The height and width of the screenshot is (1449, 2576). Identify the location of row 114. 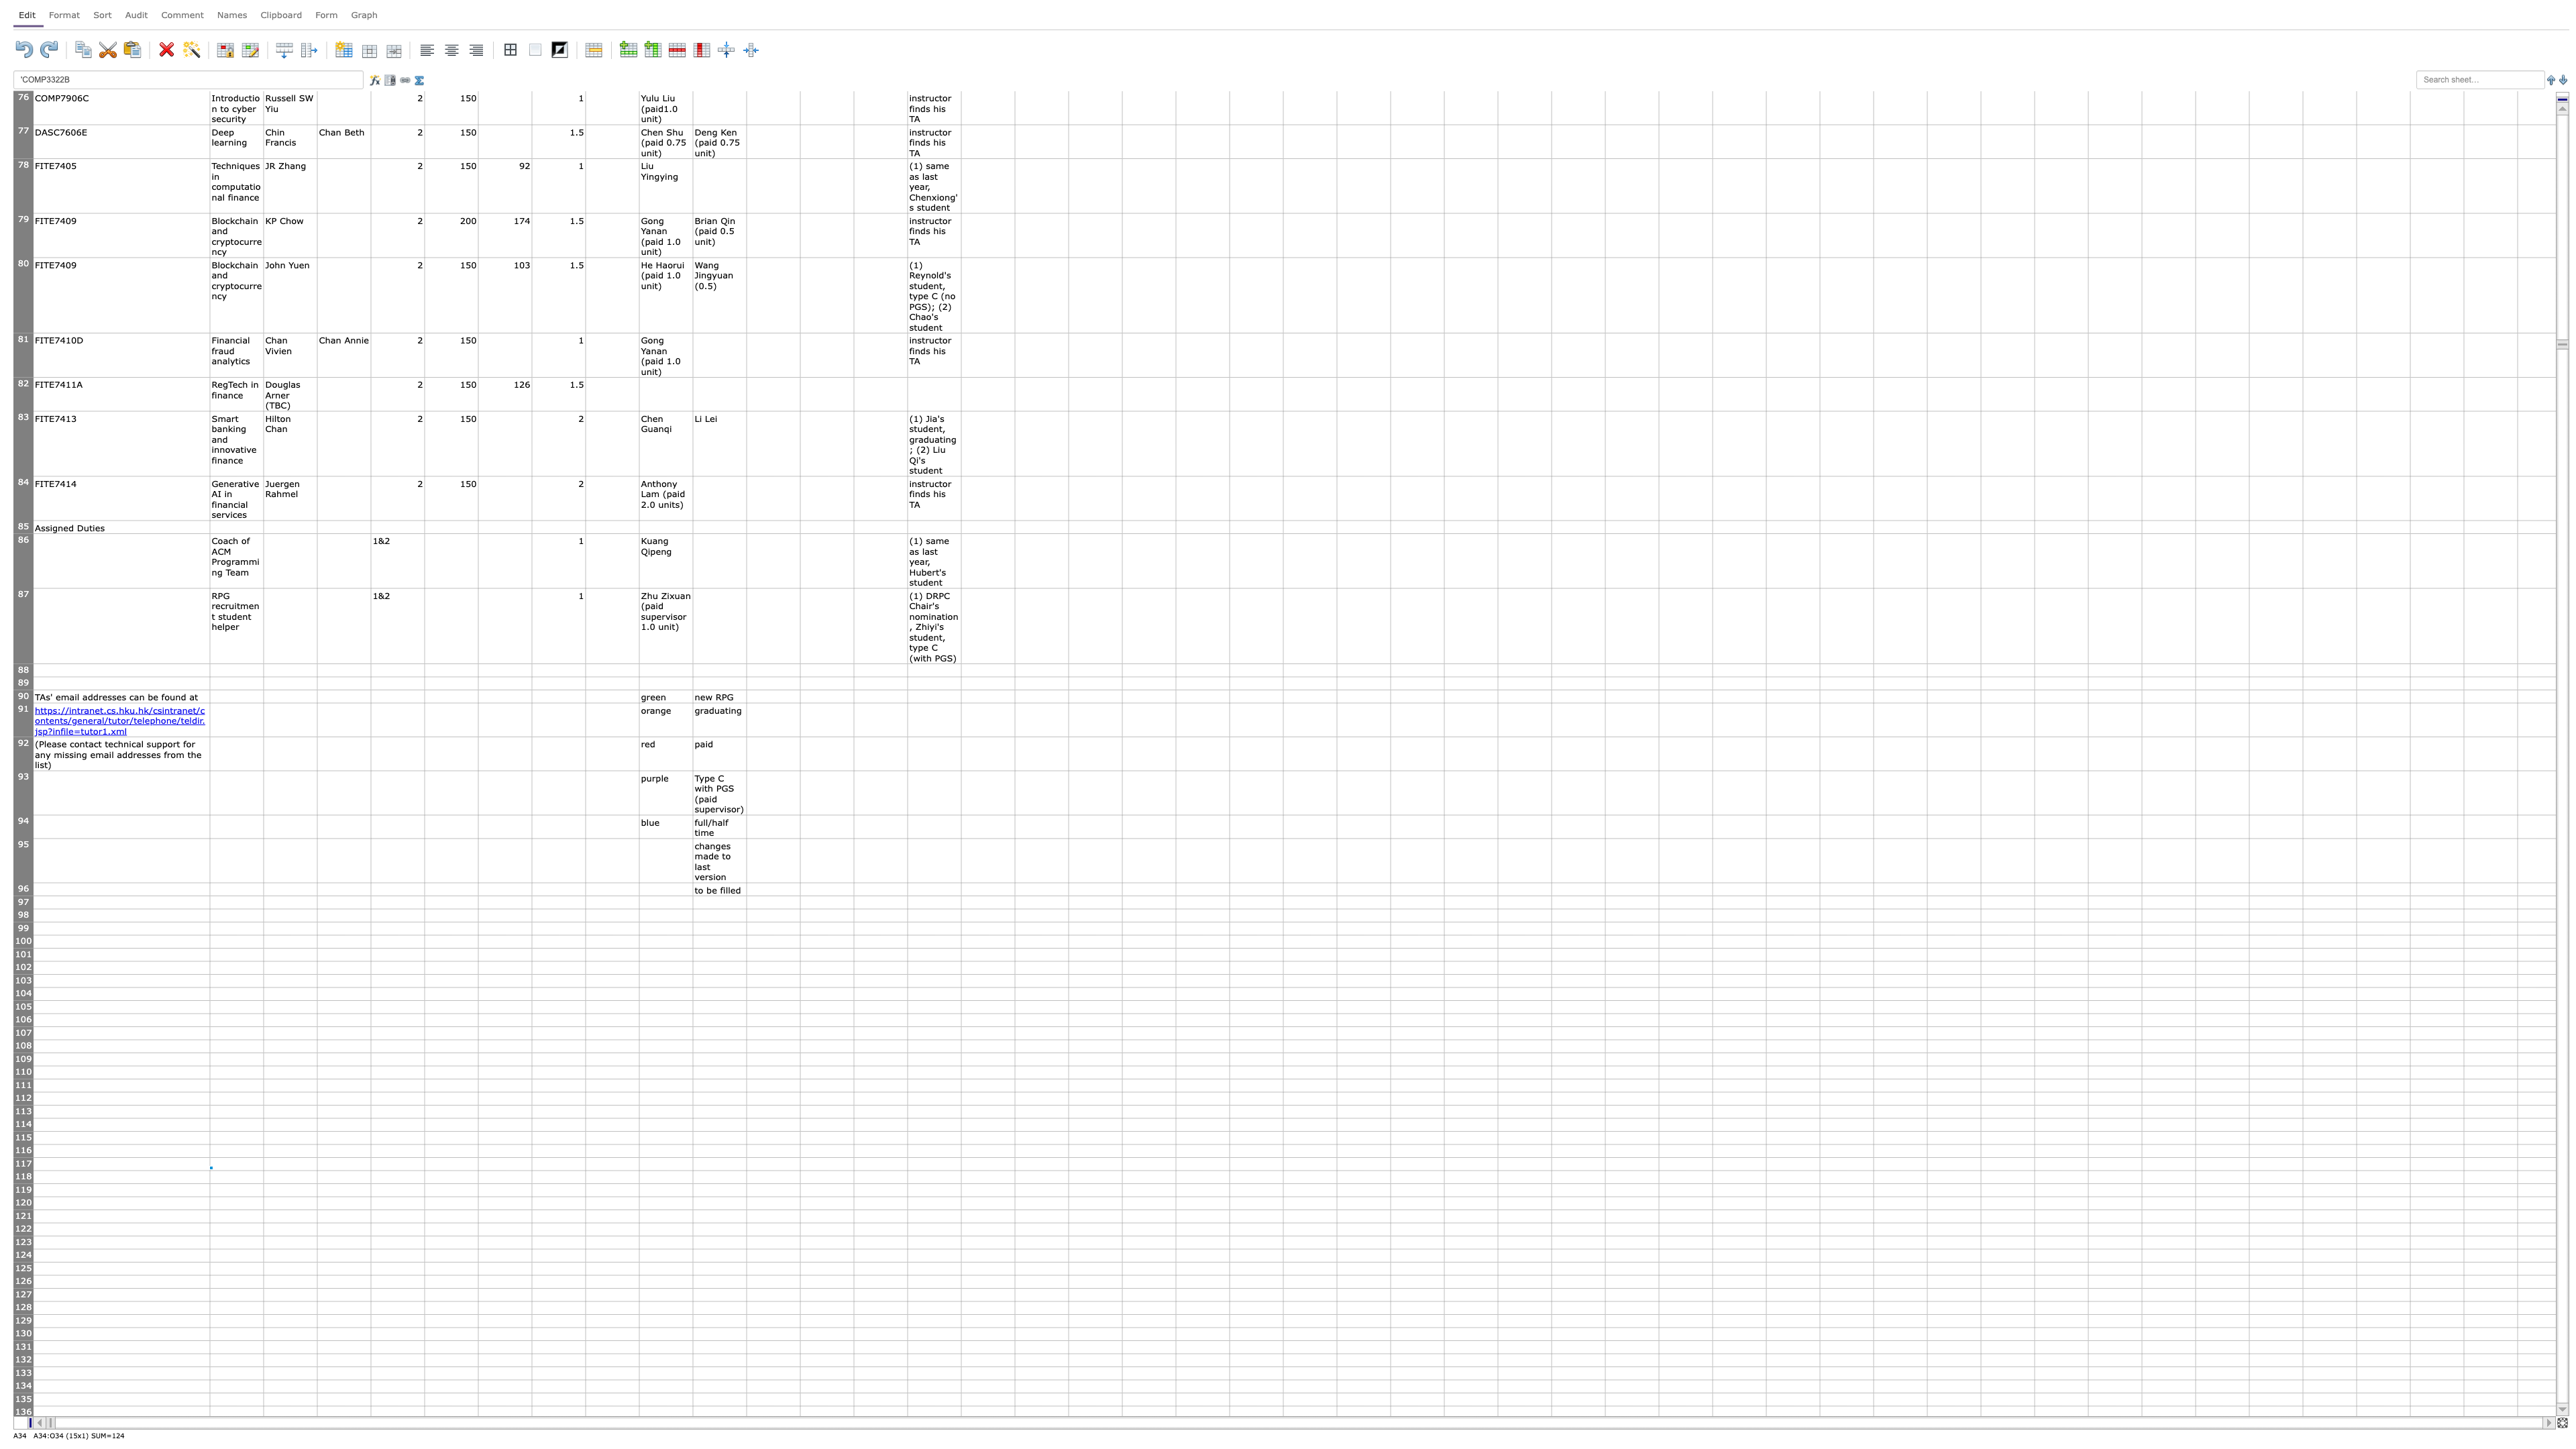
(23, 1124).